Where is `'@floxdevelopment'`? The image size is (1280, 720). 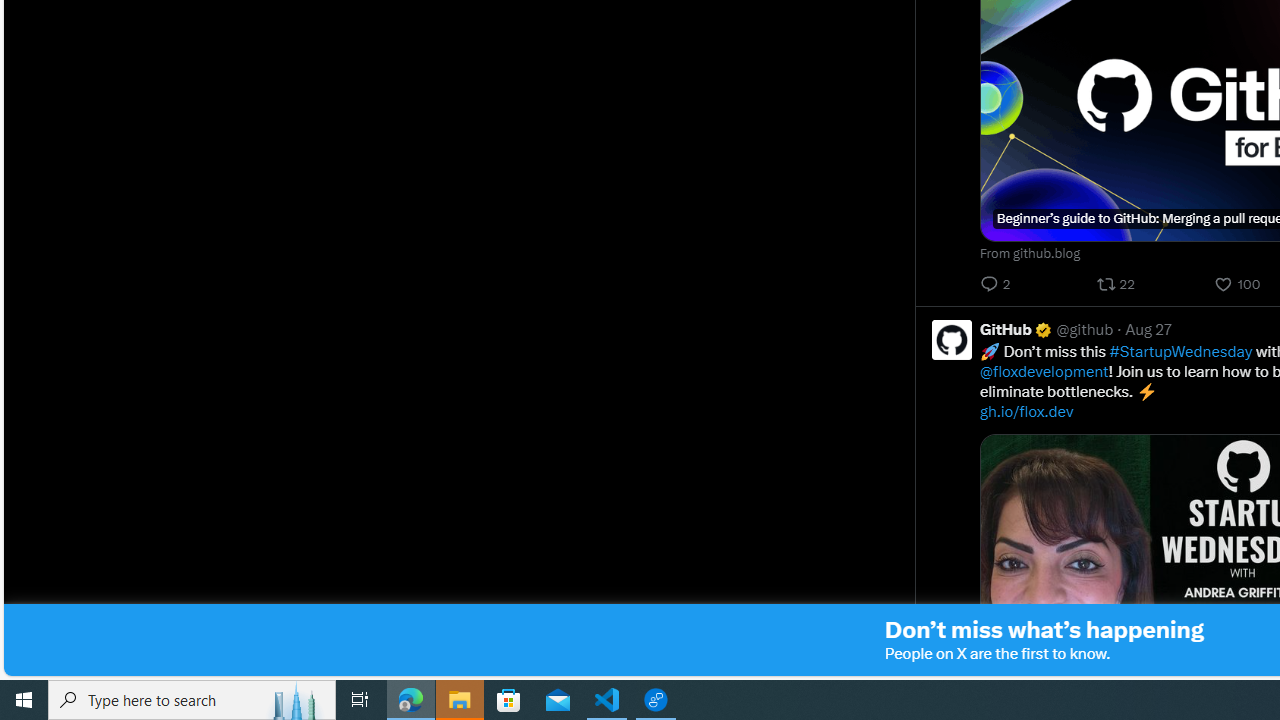
'@floxdevelopment' is located at coordinates (1043, 371).